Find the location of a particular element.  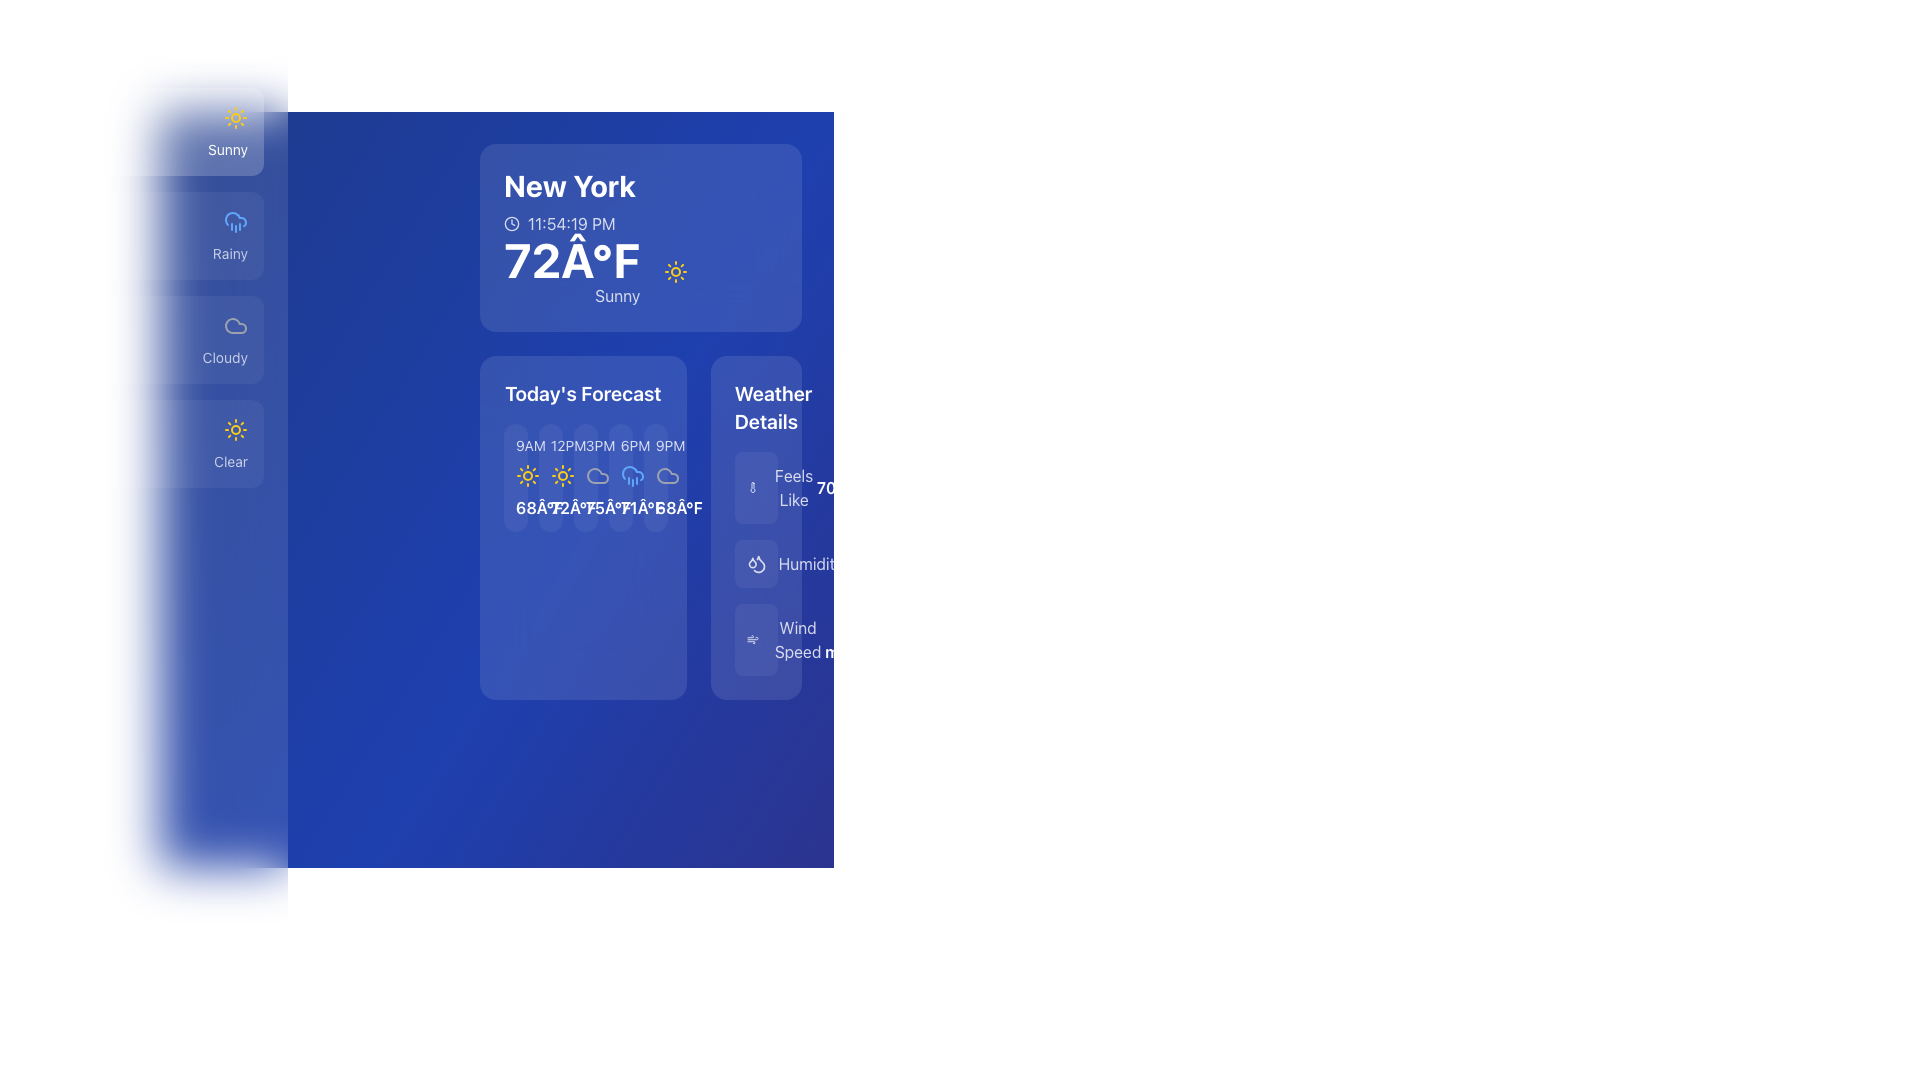

the static text display indicating the current weather condition for 'New York', which shows the temperature and the descriptor 'Sunny' is located at coordinates (143, 149).